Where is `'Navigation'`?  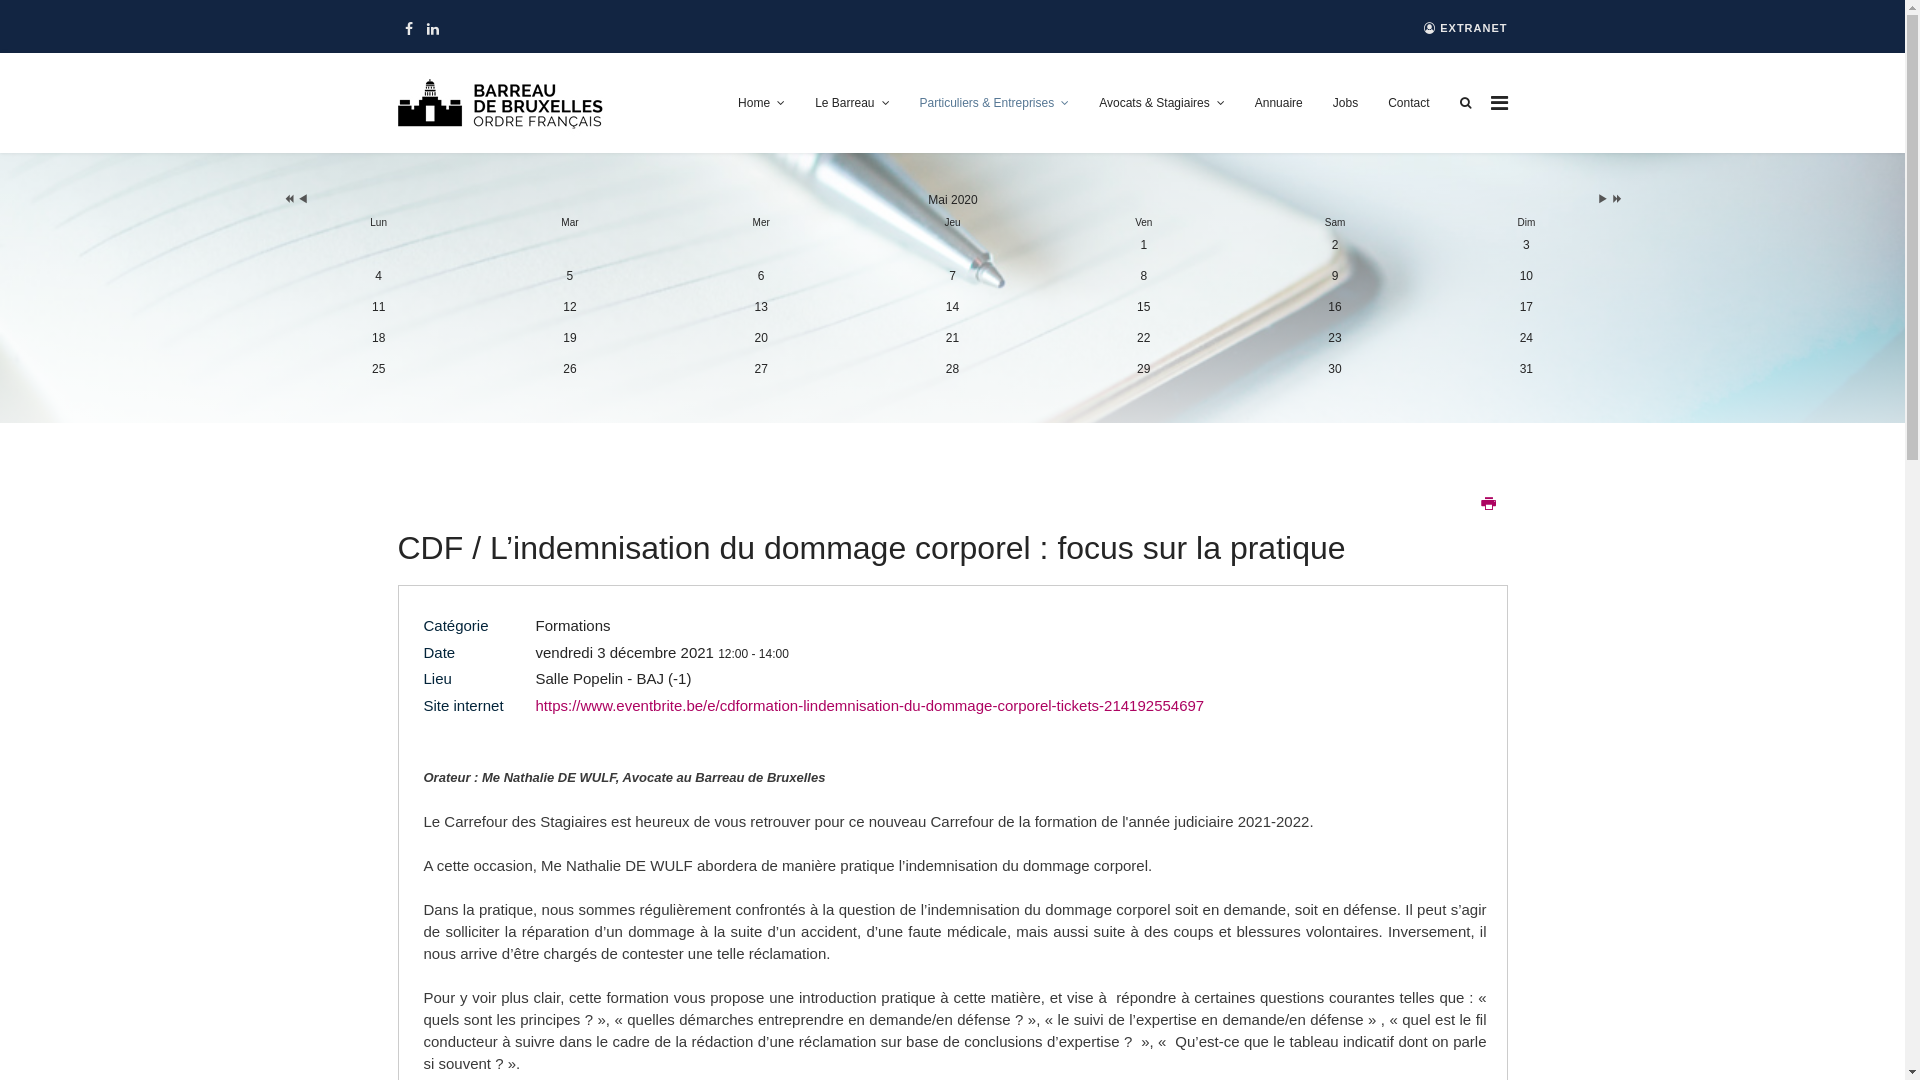
'Navigation' is located at coordinates (1489, 103).